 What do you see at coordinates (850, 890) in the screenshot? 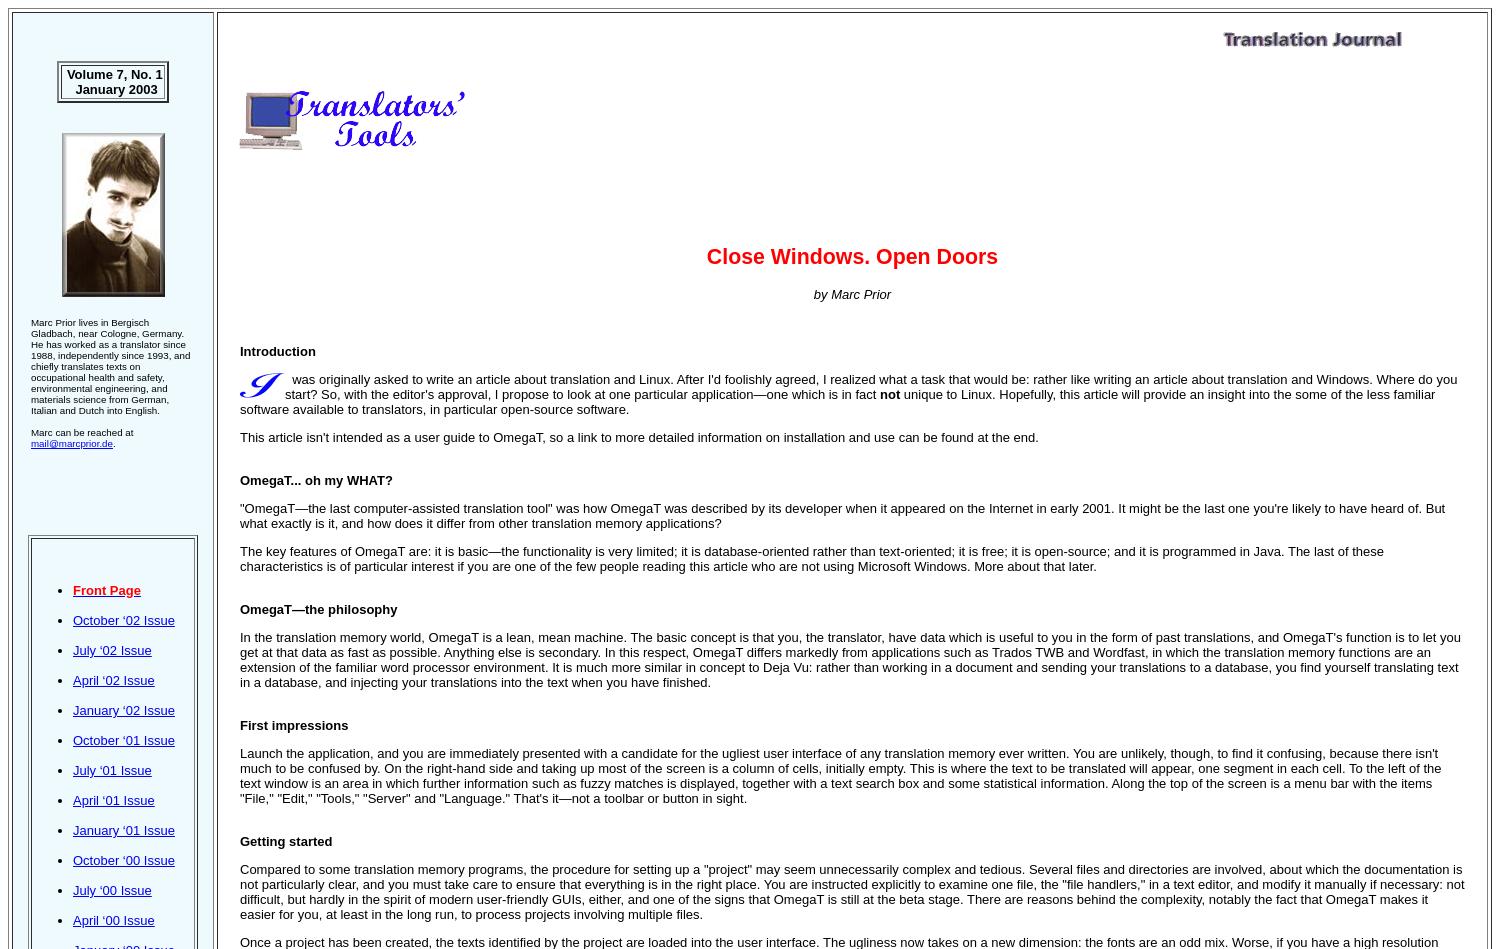
I see `'Compared to some translation memory programs, the procedure for setting up a "project" may seem unnecessarily complex and tedious. Several files and directories are involved, about which the documentation is not particularly clear, and you must take care to ensure that everything is in the right place. You are instructed explicitly to examine one file, the "file handlers," in a text editor, and modify it manually if necessary: not difficult, but hardly in the spirit of modern user-friendly GUIs, either, and one of the signs that OmegaT is still at the beta stage. There are reasons behind the complexity, notably the fact that OmegaT makes it easier for you, at least in the long run, to process projects involving multiple files.'` at bounding box center [850, 890].